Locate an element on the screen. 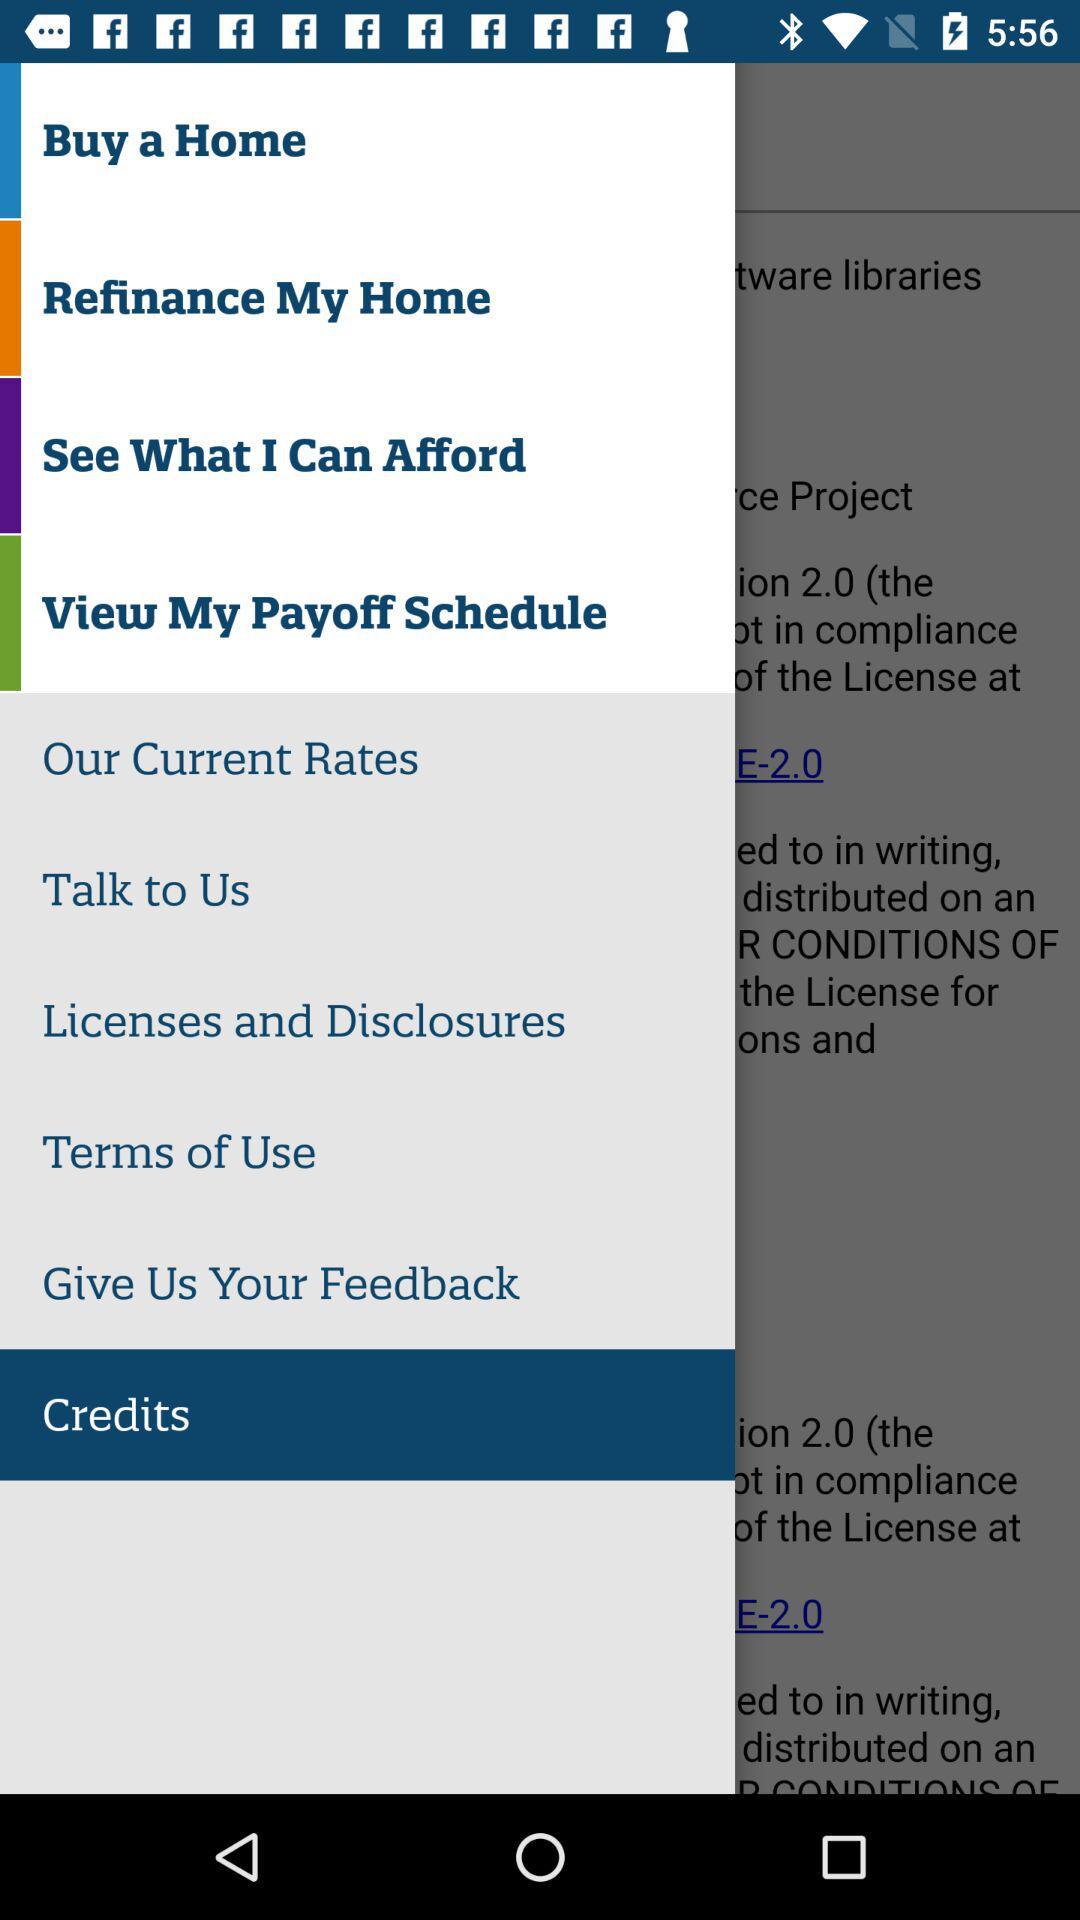  view my payoff item is located at coordinates (388, 612).